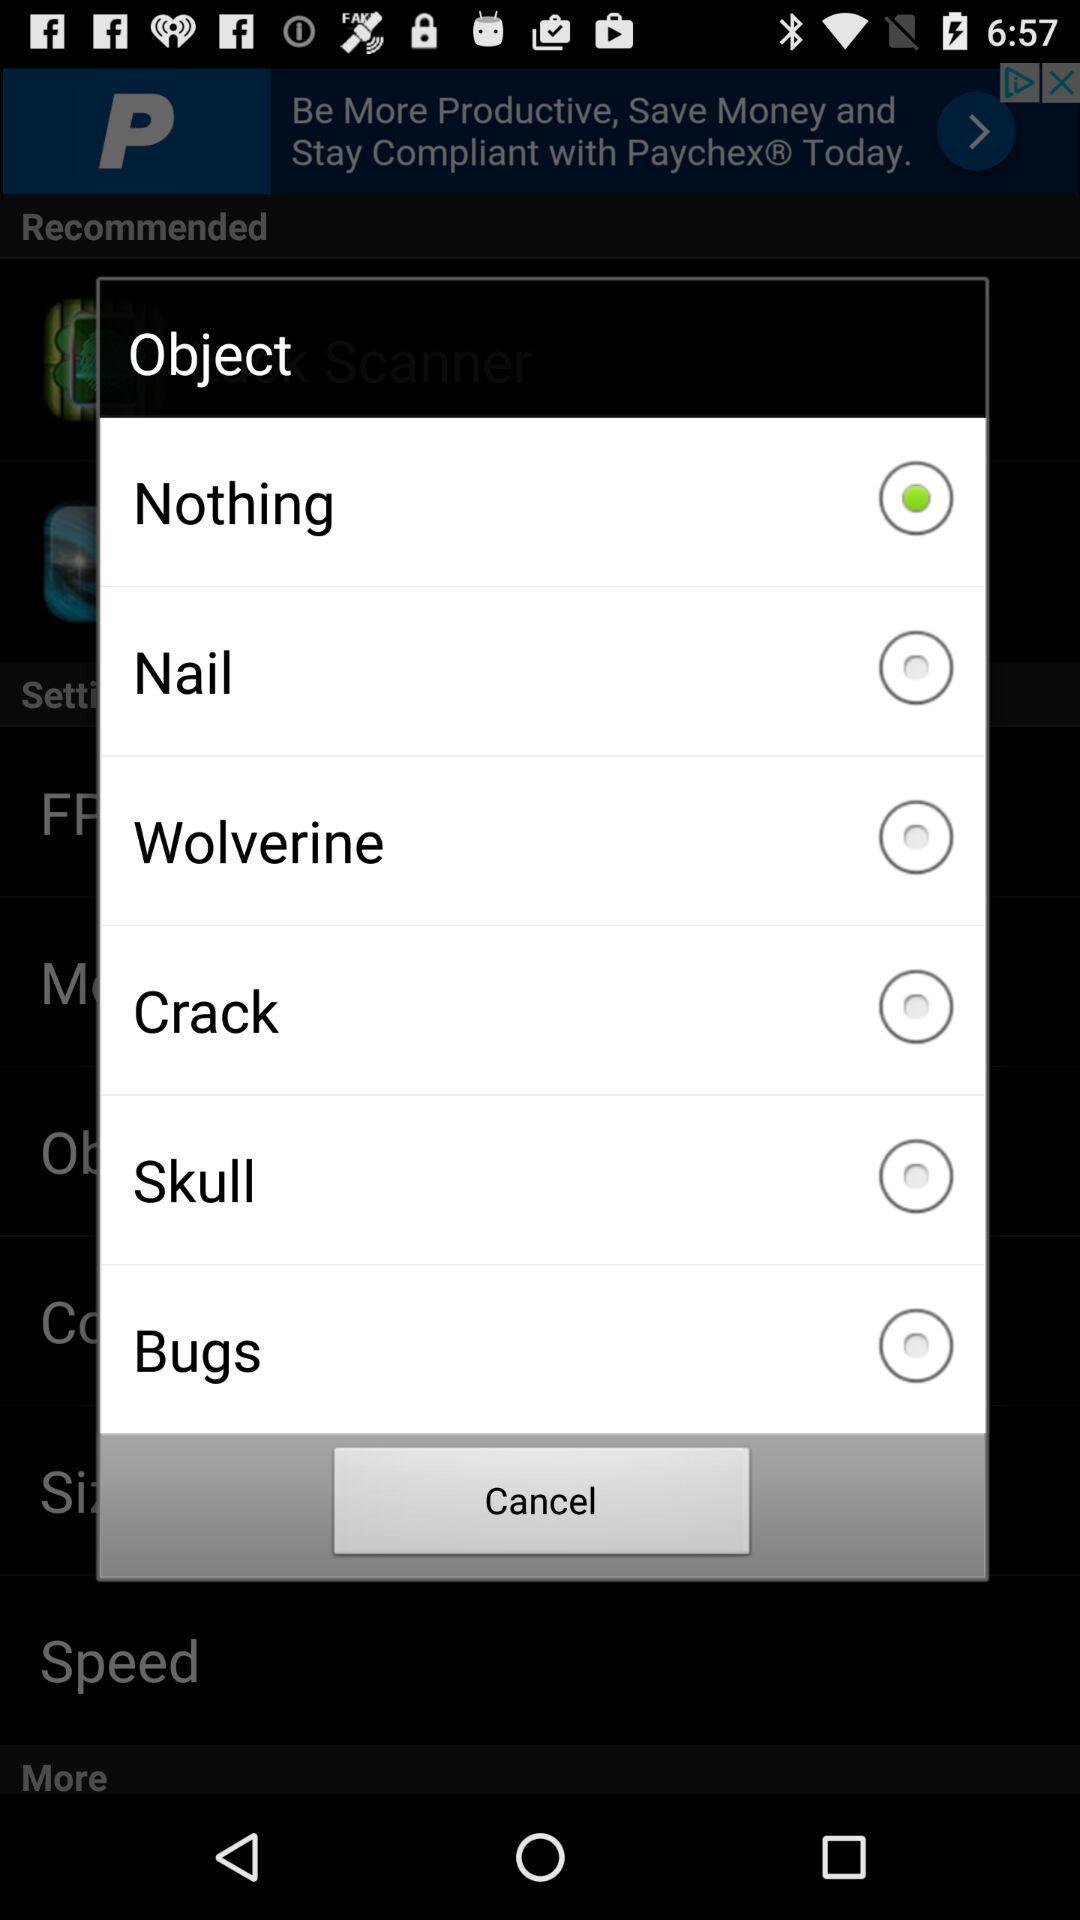  Describe the element at coordinates (542, 1506) in the screenshot. I see `cancel button` at that location.